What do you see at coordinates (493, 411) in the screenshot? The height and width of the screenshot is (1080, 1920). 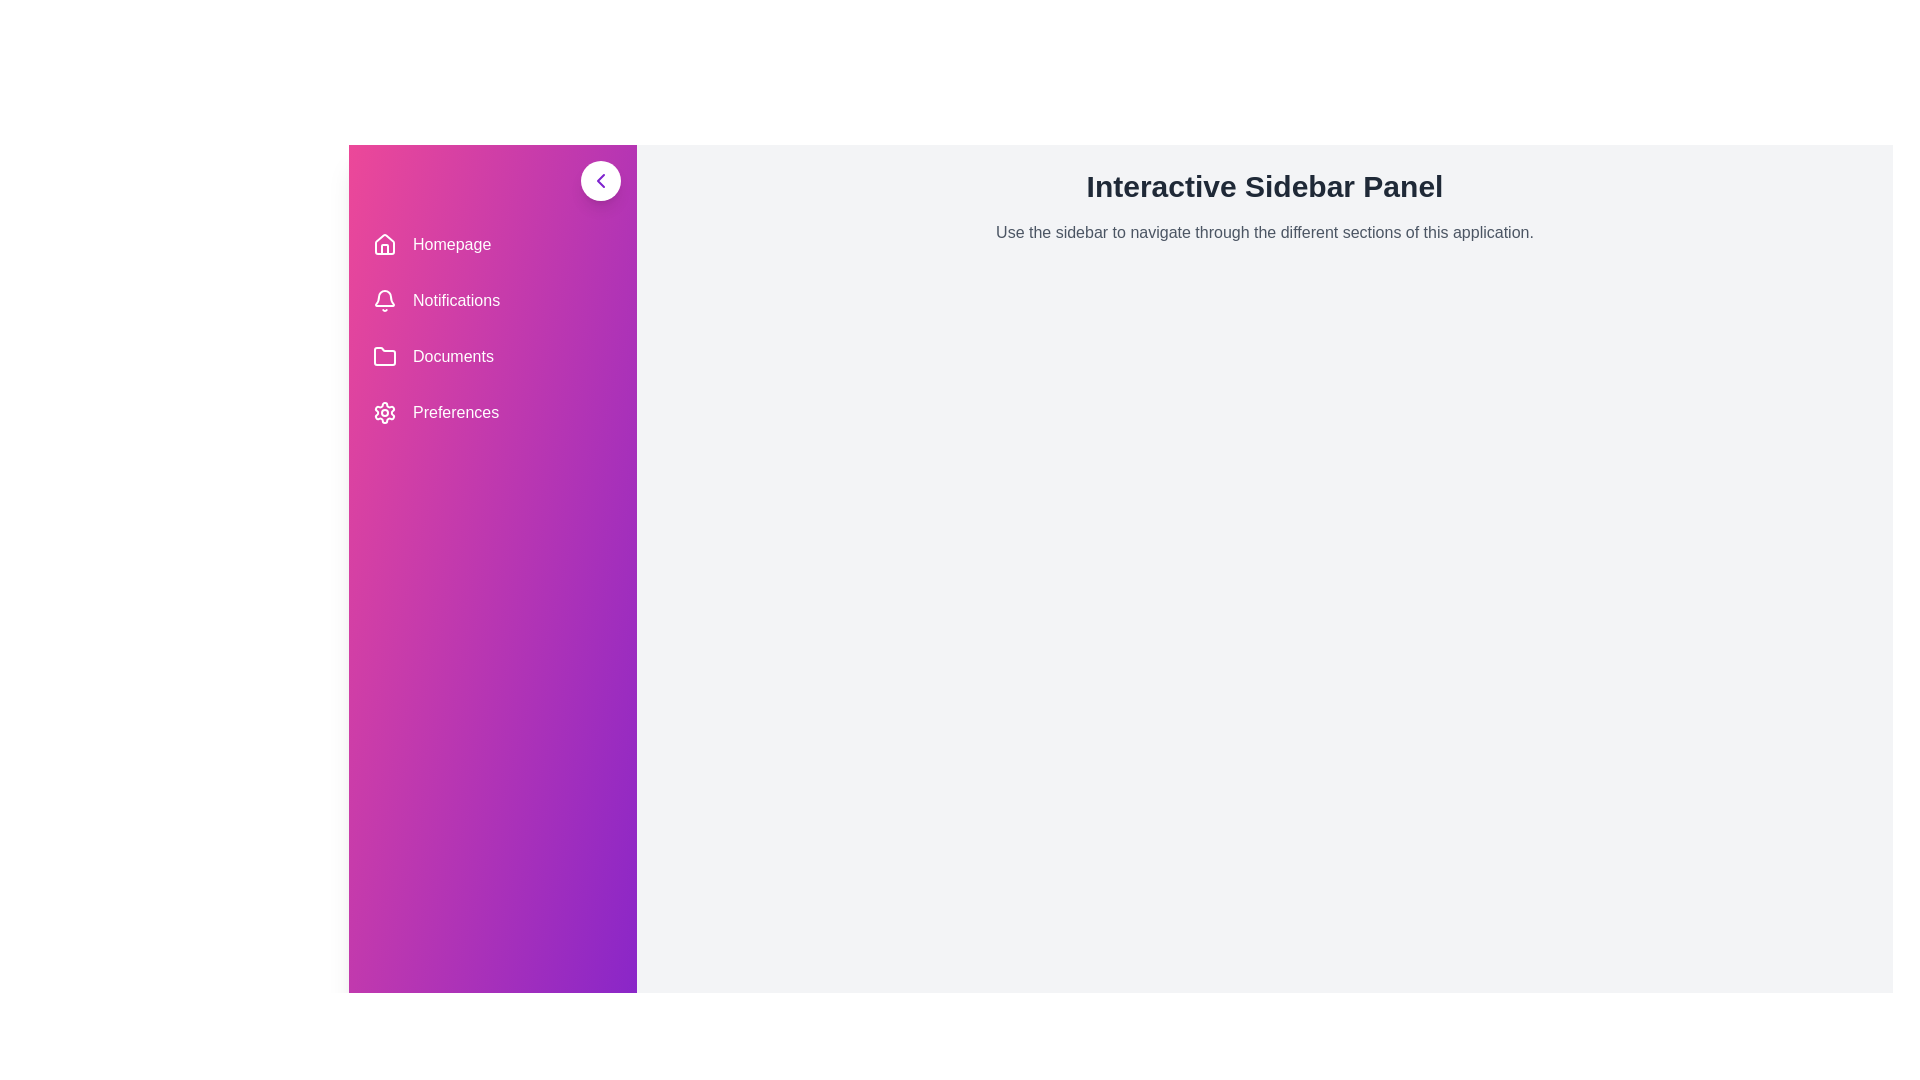 I see `the sidebar menu item Preferences` at bounding box center [493, 411].